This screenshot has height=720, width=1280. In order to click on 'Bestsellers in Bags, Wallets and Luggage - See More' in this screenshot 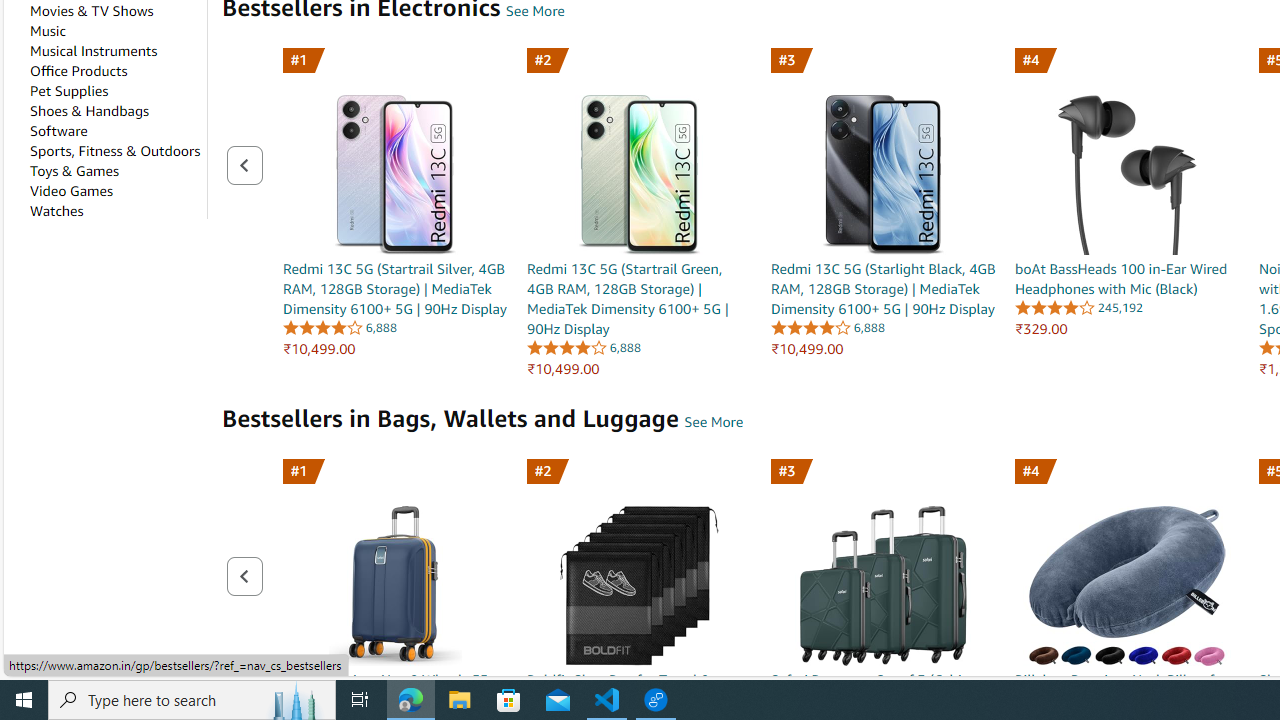, I will do `click(713, 421)`.